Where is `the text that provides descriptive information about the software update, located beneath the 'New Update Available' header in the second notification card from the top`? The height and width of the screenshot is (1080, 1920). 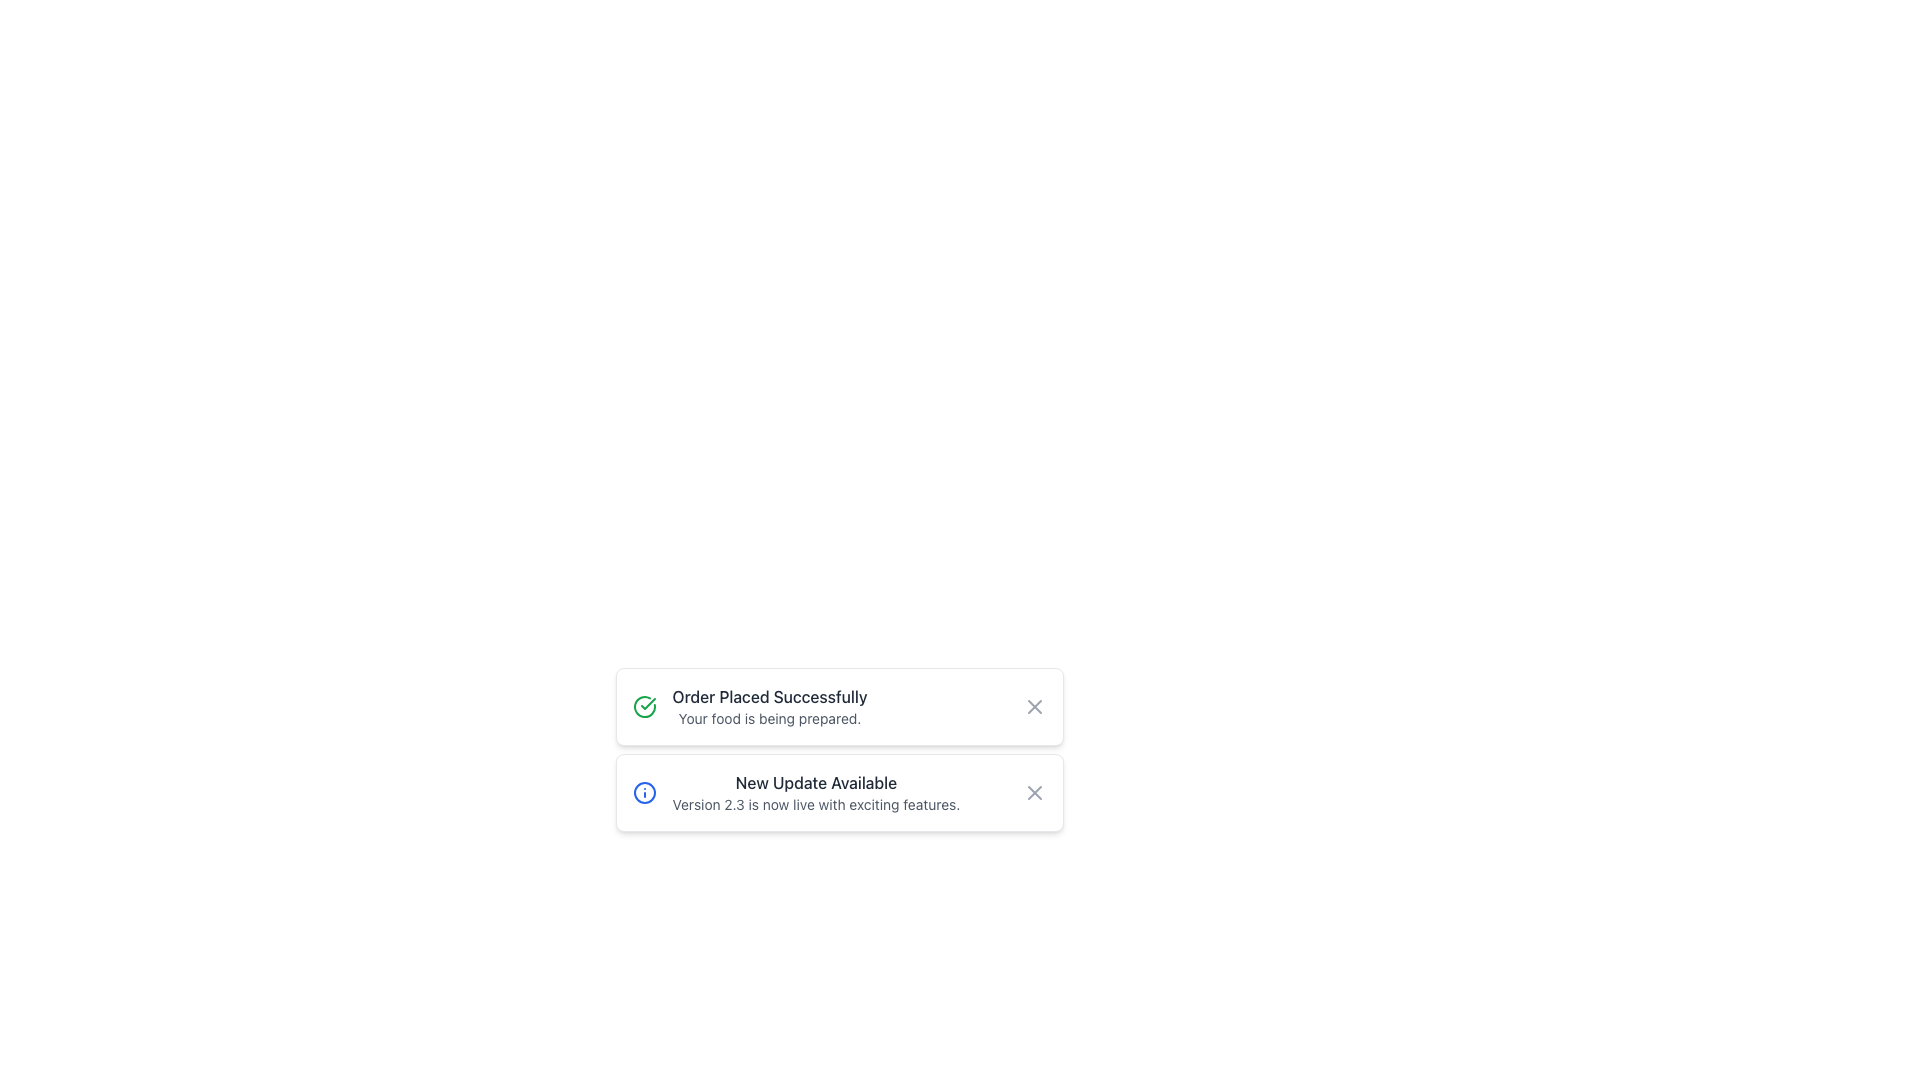 the text that provides descriptive information about the software update, located beneath the 'New Update Available' header in the second notification card from the top is located at coordinates (816, 804).